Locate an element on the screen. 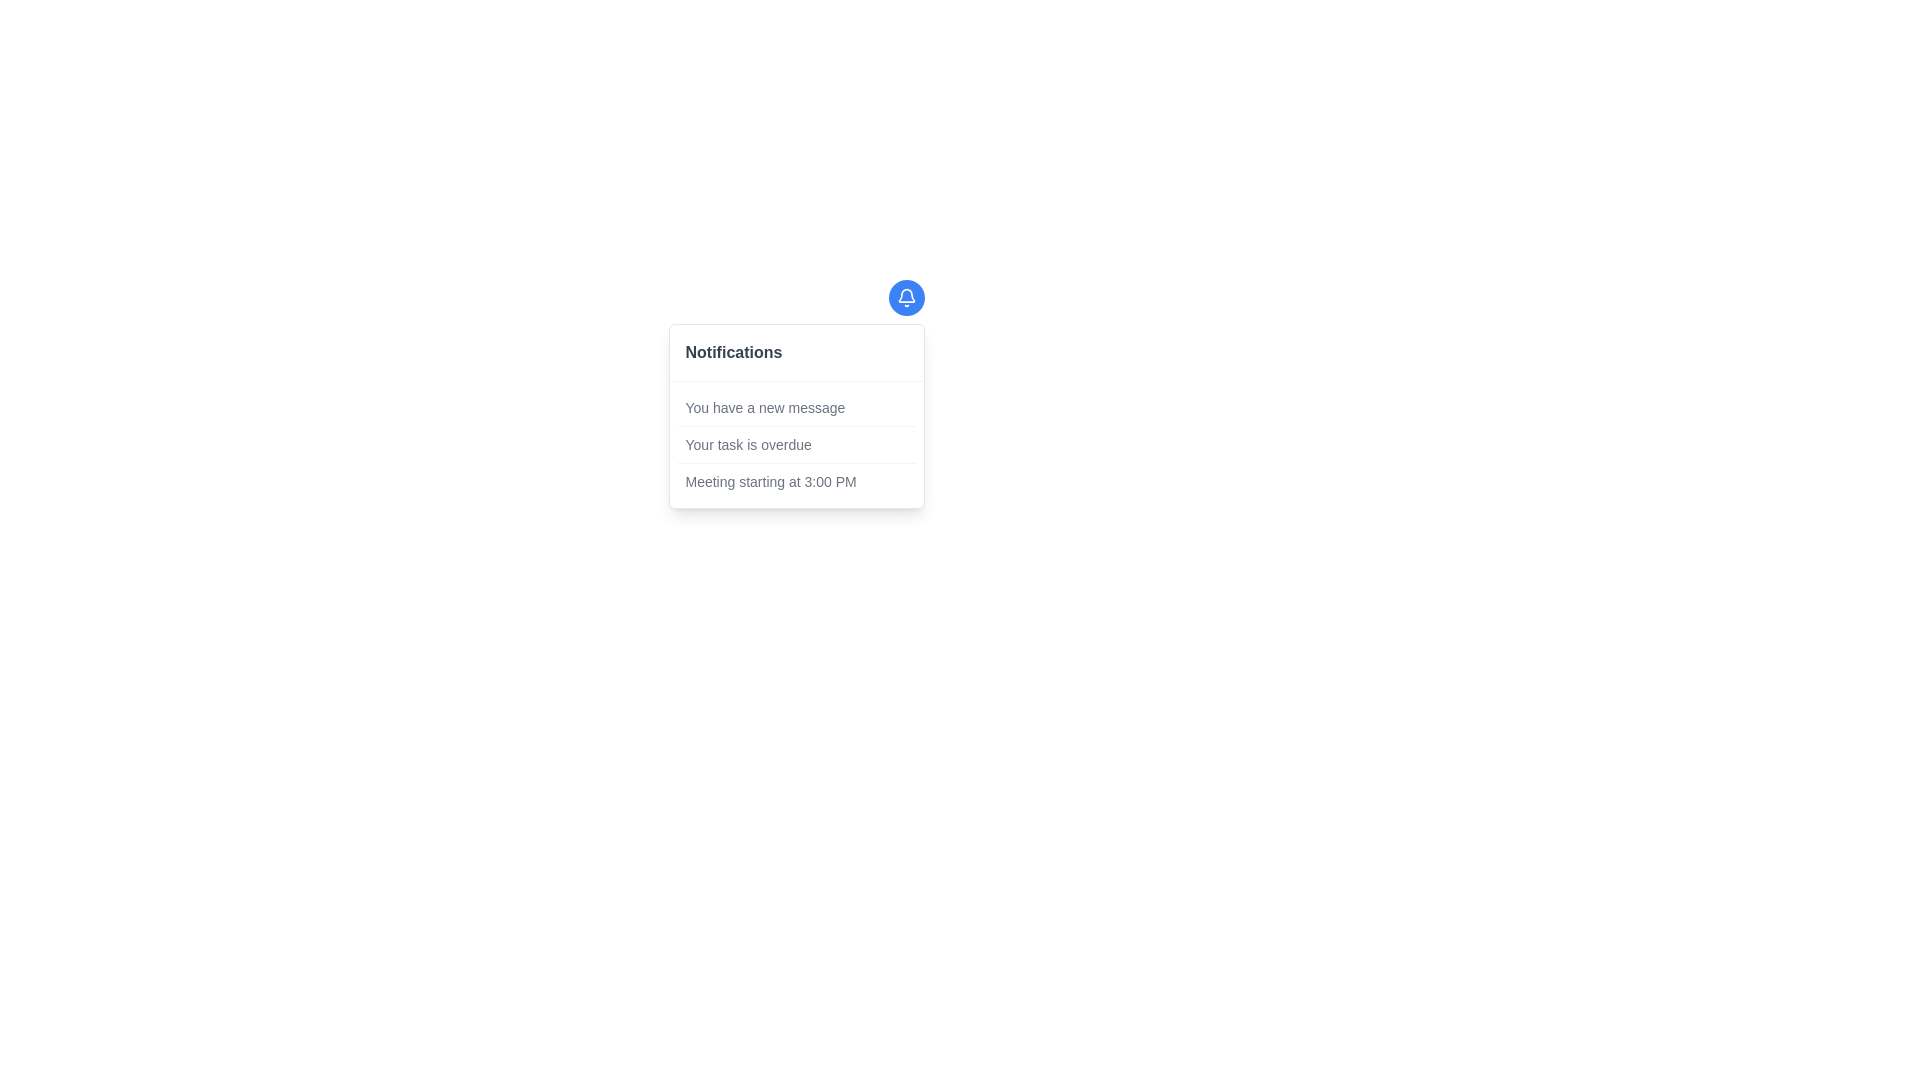 Image resolution: width=1920 pixels, height=1080 pixels. the text label displaying 'You have a new message', which is the first item in the notifications dropdown list is located at coordinates (795, 407).